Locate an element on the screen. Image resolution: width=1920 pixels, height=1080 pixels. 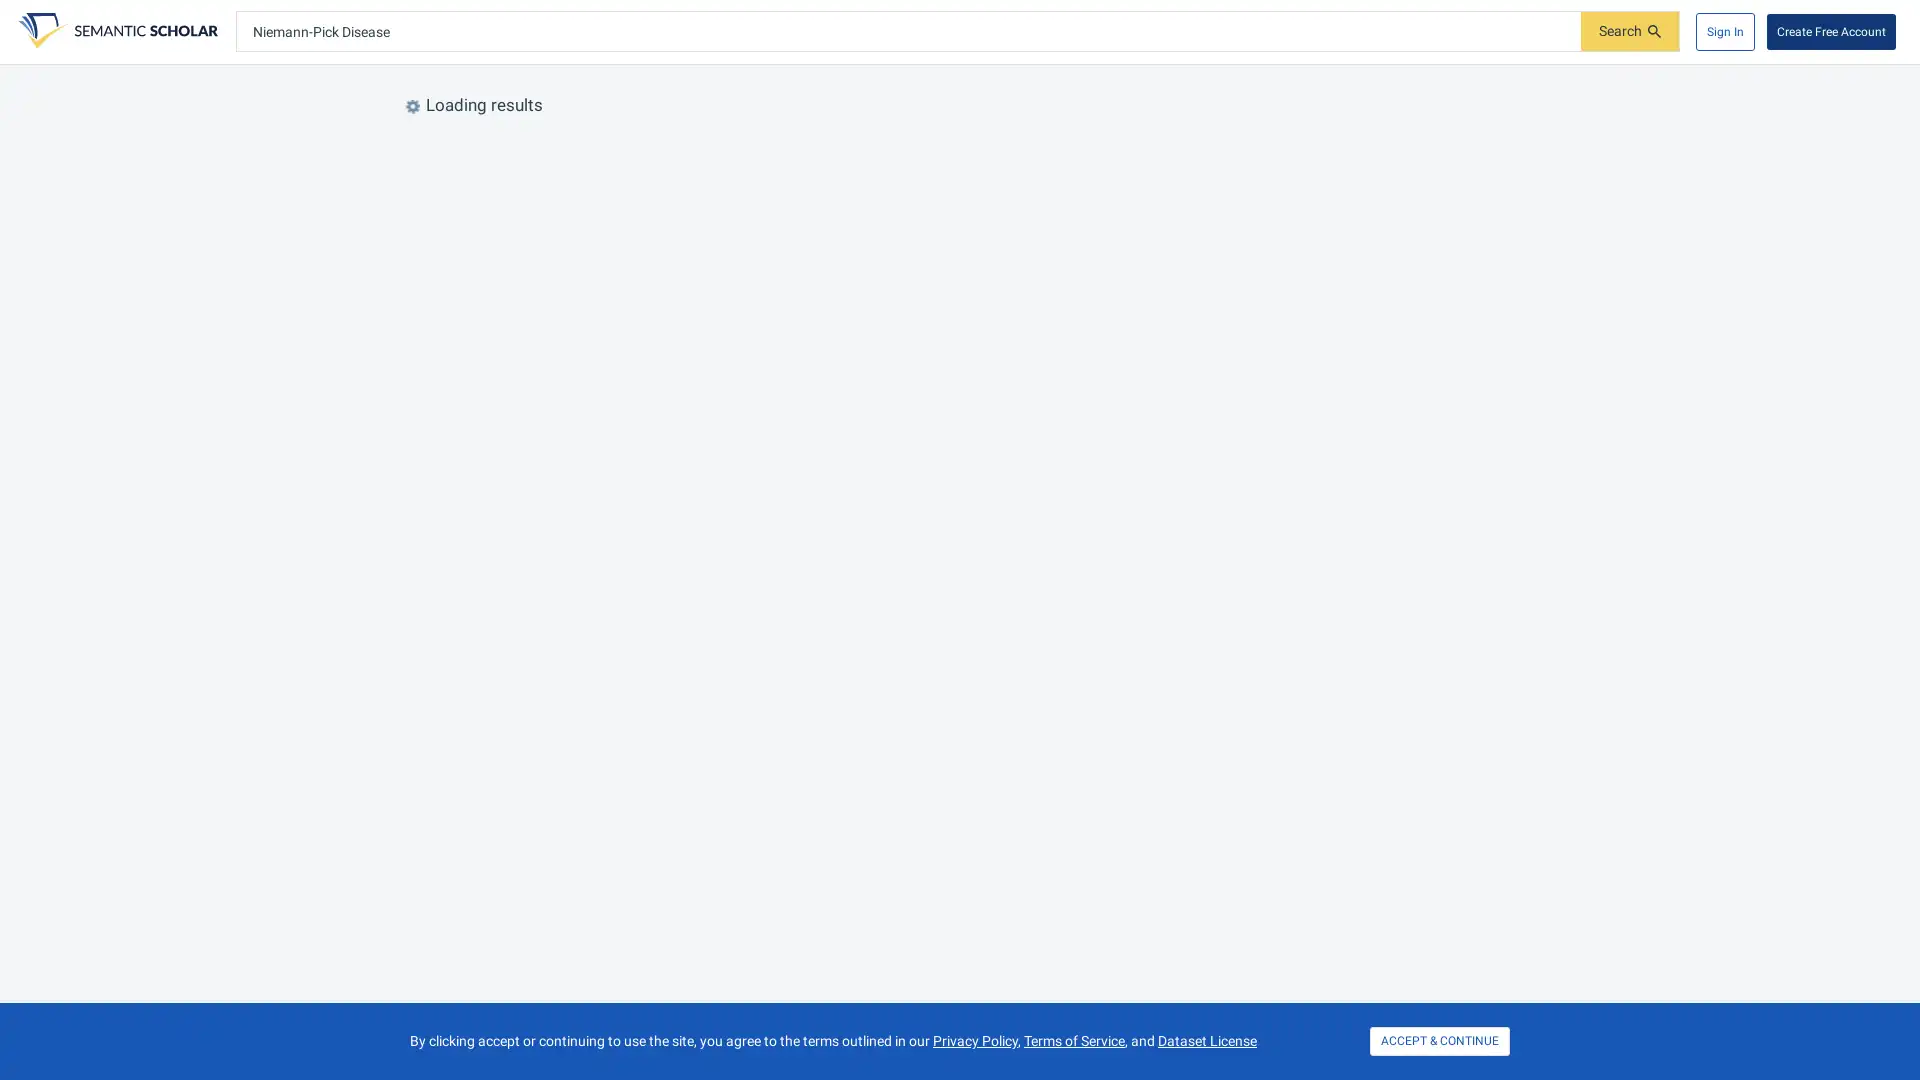
Create Free Account is located at coordinates (1831, 31).